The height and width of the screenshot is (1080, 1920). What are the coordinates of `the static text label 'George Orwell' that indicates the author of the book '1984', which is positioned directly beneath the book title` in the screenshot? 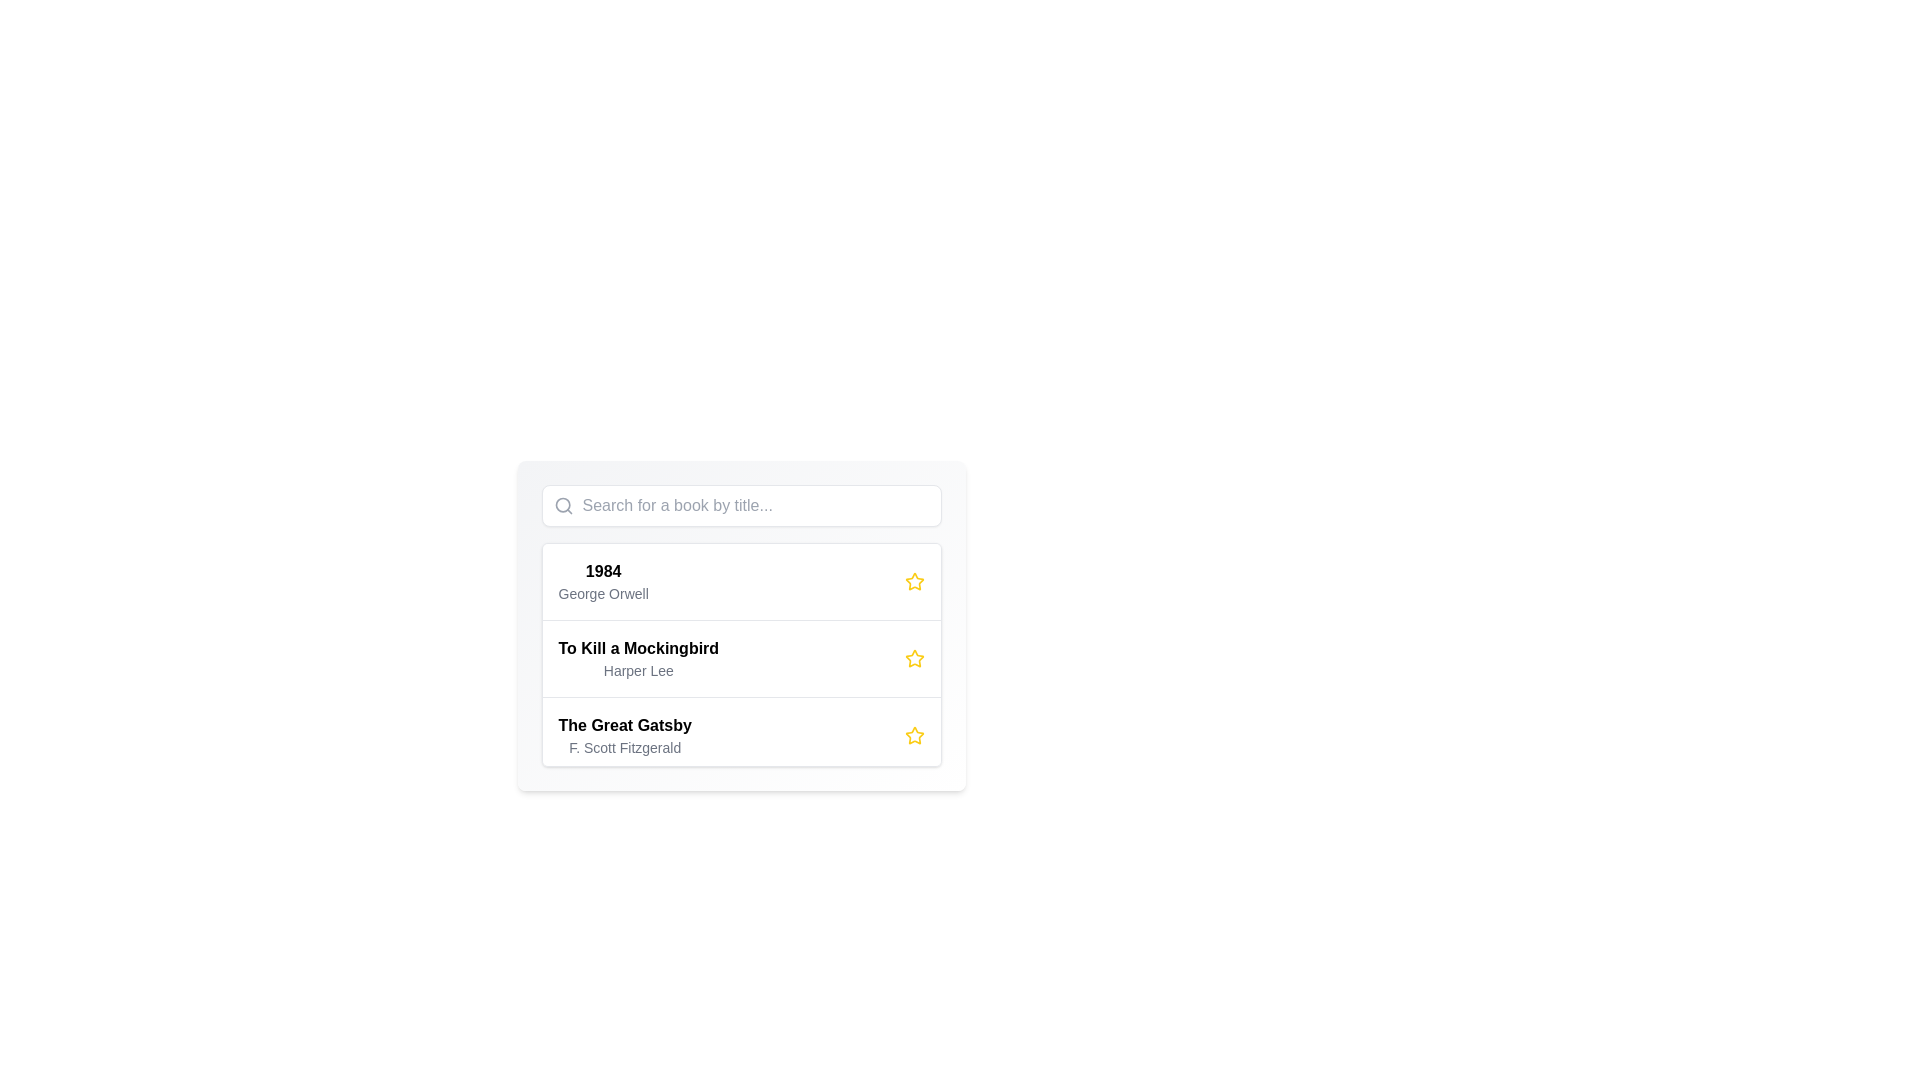 It's located at (602, 593).